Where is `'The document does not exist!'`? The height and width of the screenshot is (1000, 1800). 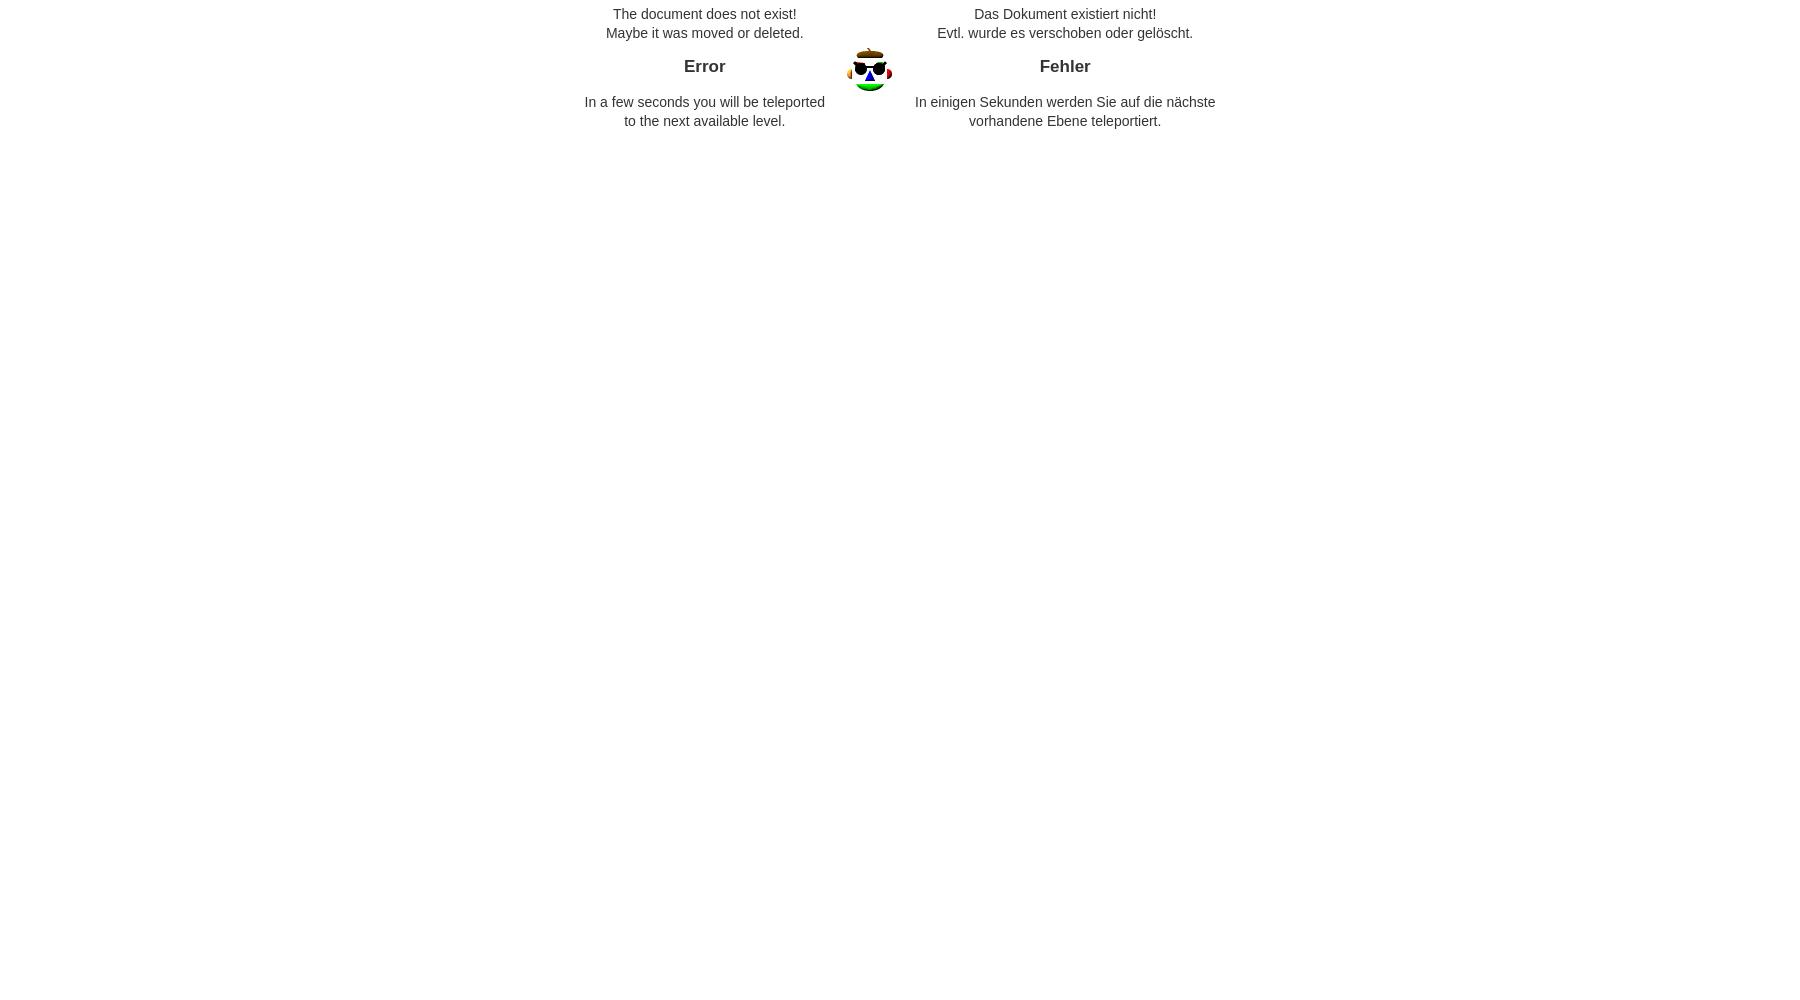
'The document does not exist!' is located at coordinates (702, 14).